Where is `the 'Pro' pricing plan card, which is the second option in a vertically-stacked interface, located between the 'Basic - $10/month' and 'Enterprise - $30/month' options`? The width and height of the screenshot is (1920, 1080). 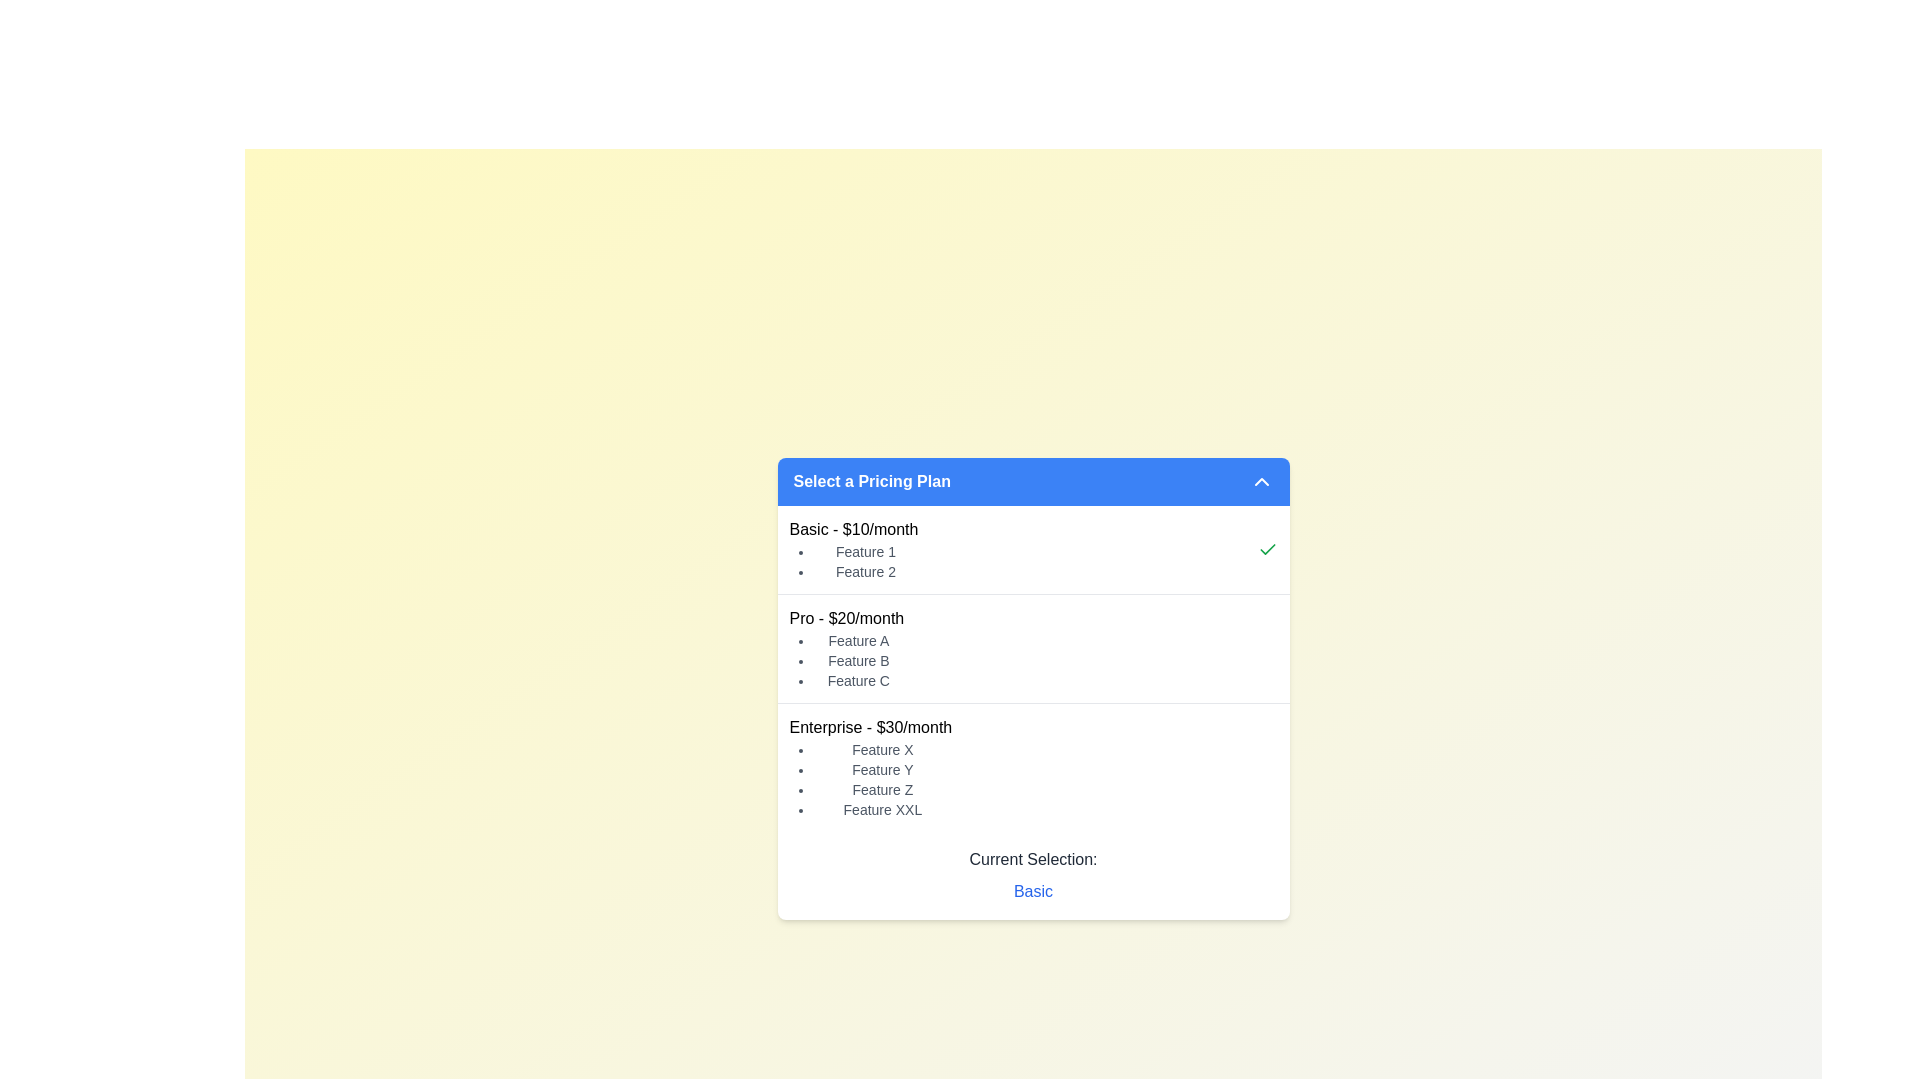
the 'Pro' pricing plan card, which is the second option in a vertically-stacked interface, located between the 'Basic - $10/month' and 'Enterprise - $30/month' options is located at coordinates (1033, 648).